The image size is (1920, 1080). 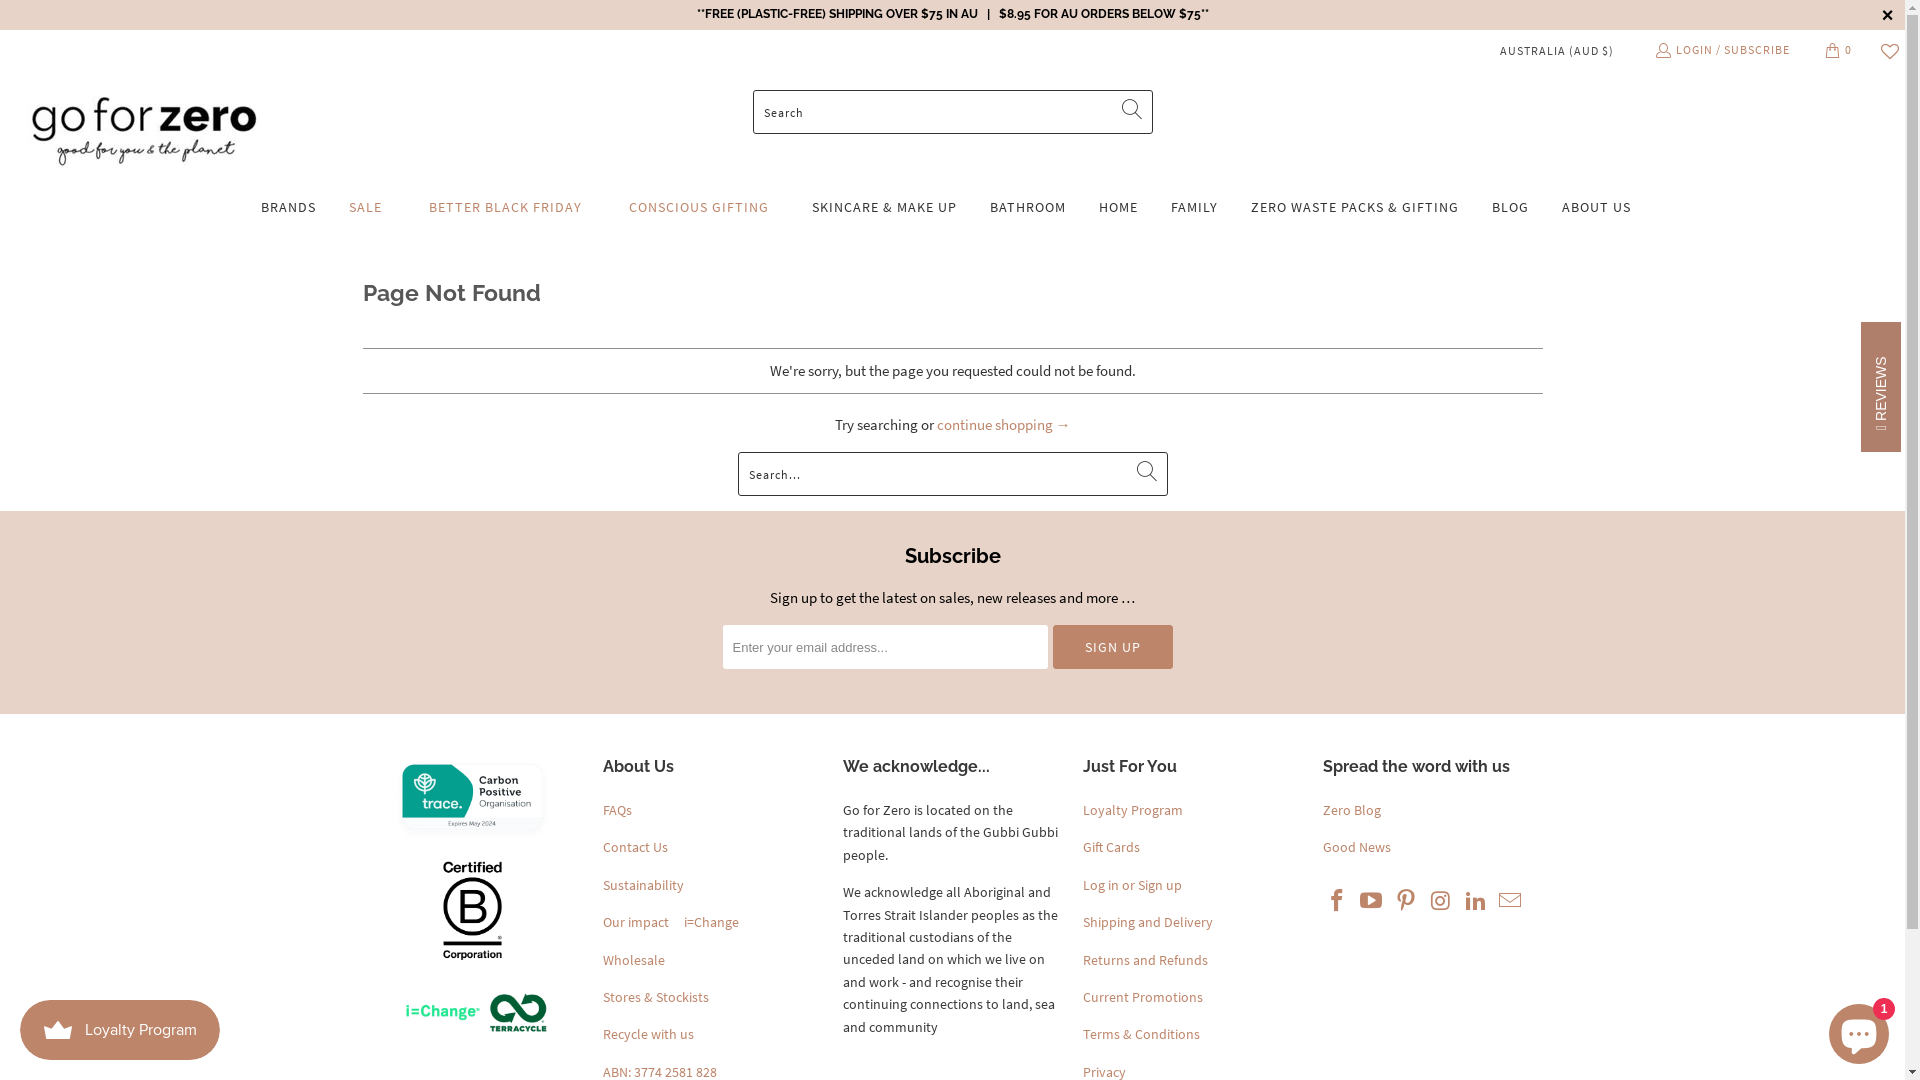 What do you see at coordinates (1050, 647) in the screenshot?
I see `'Sign Up'` at bounding box center [1050, 647].